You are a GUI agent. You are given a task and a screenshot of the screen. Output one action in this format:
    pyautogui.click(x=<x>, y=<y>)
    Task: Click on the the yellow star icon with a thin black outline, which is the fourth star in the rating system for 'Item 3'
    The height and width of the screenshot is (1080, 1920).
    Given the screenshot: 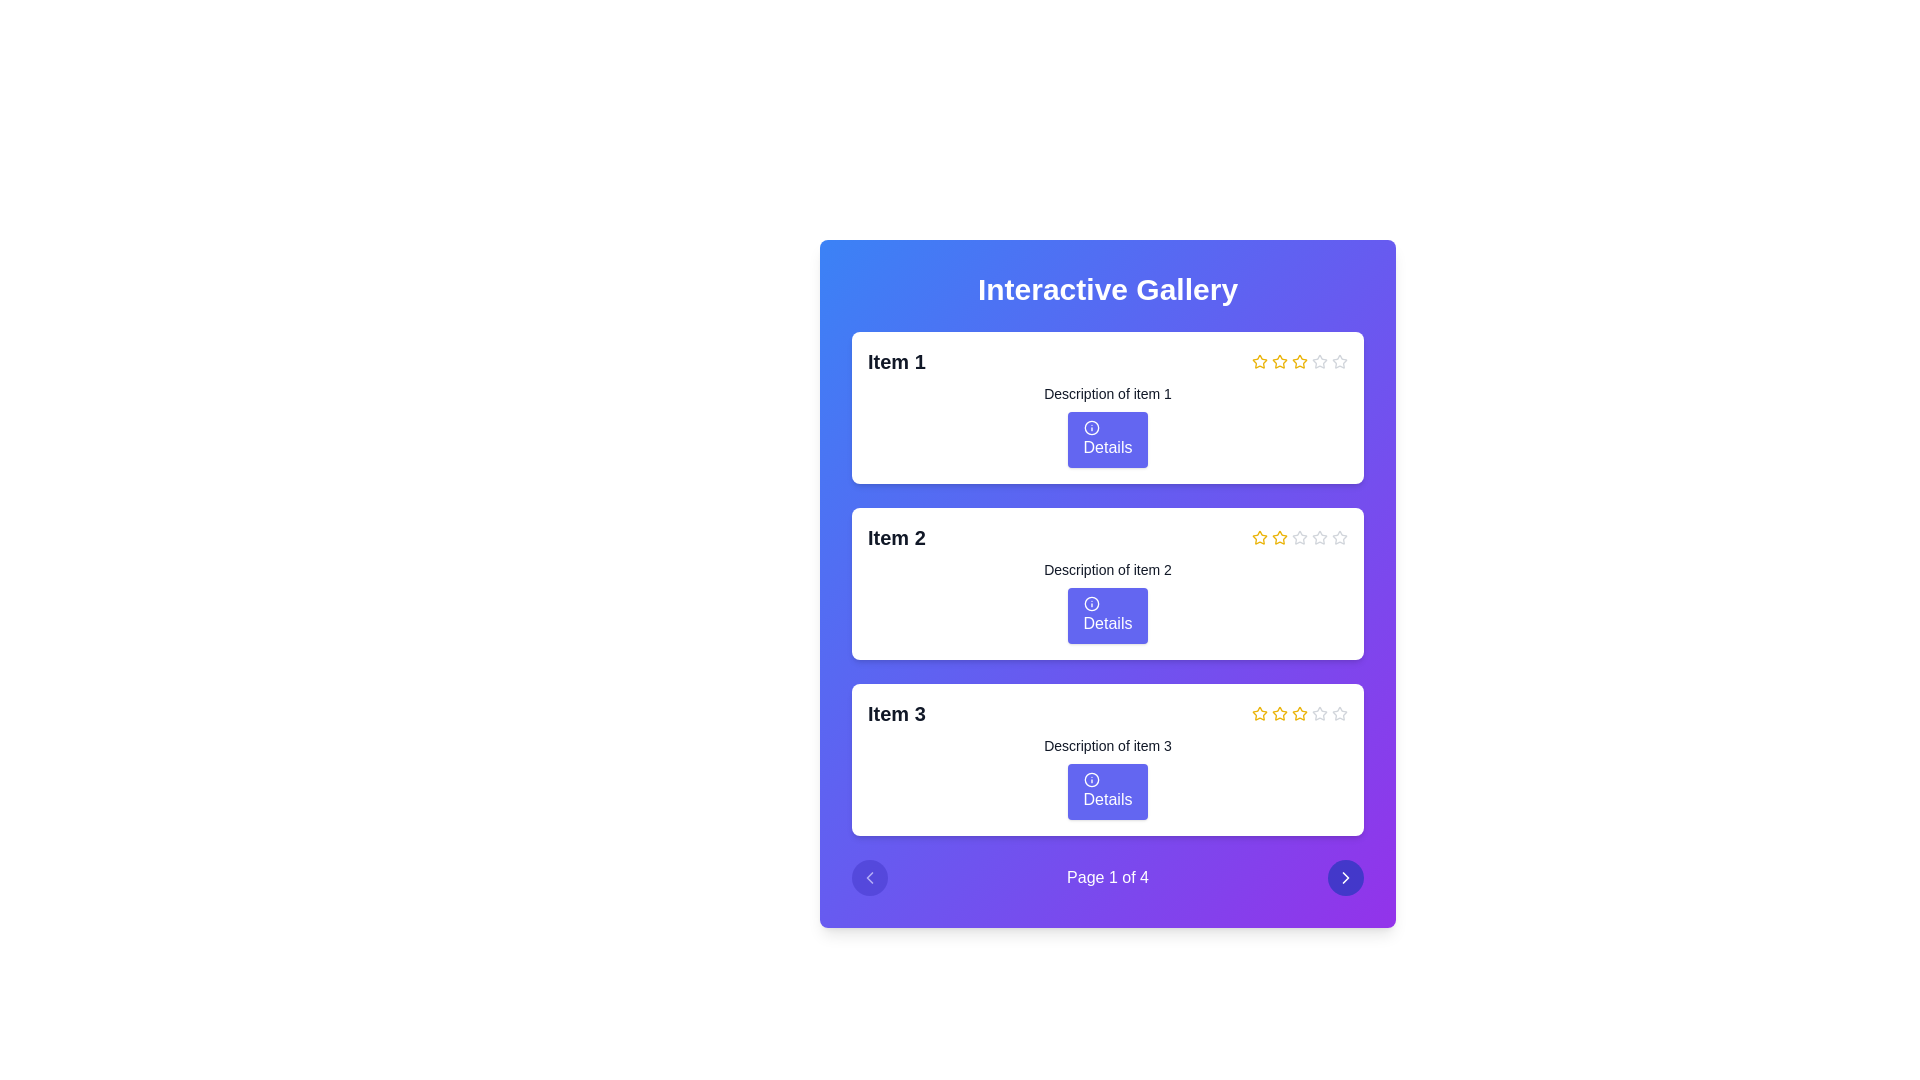 What is the action you would take?
    pyautogui.click(x=1300, y=712)
    